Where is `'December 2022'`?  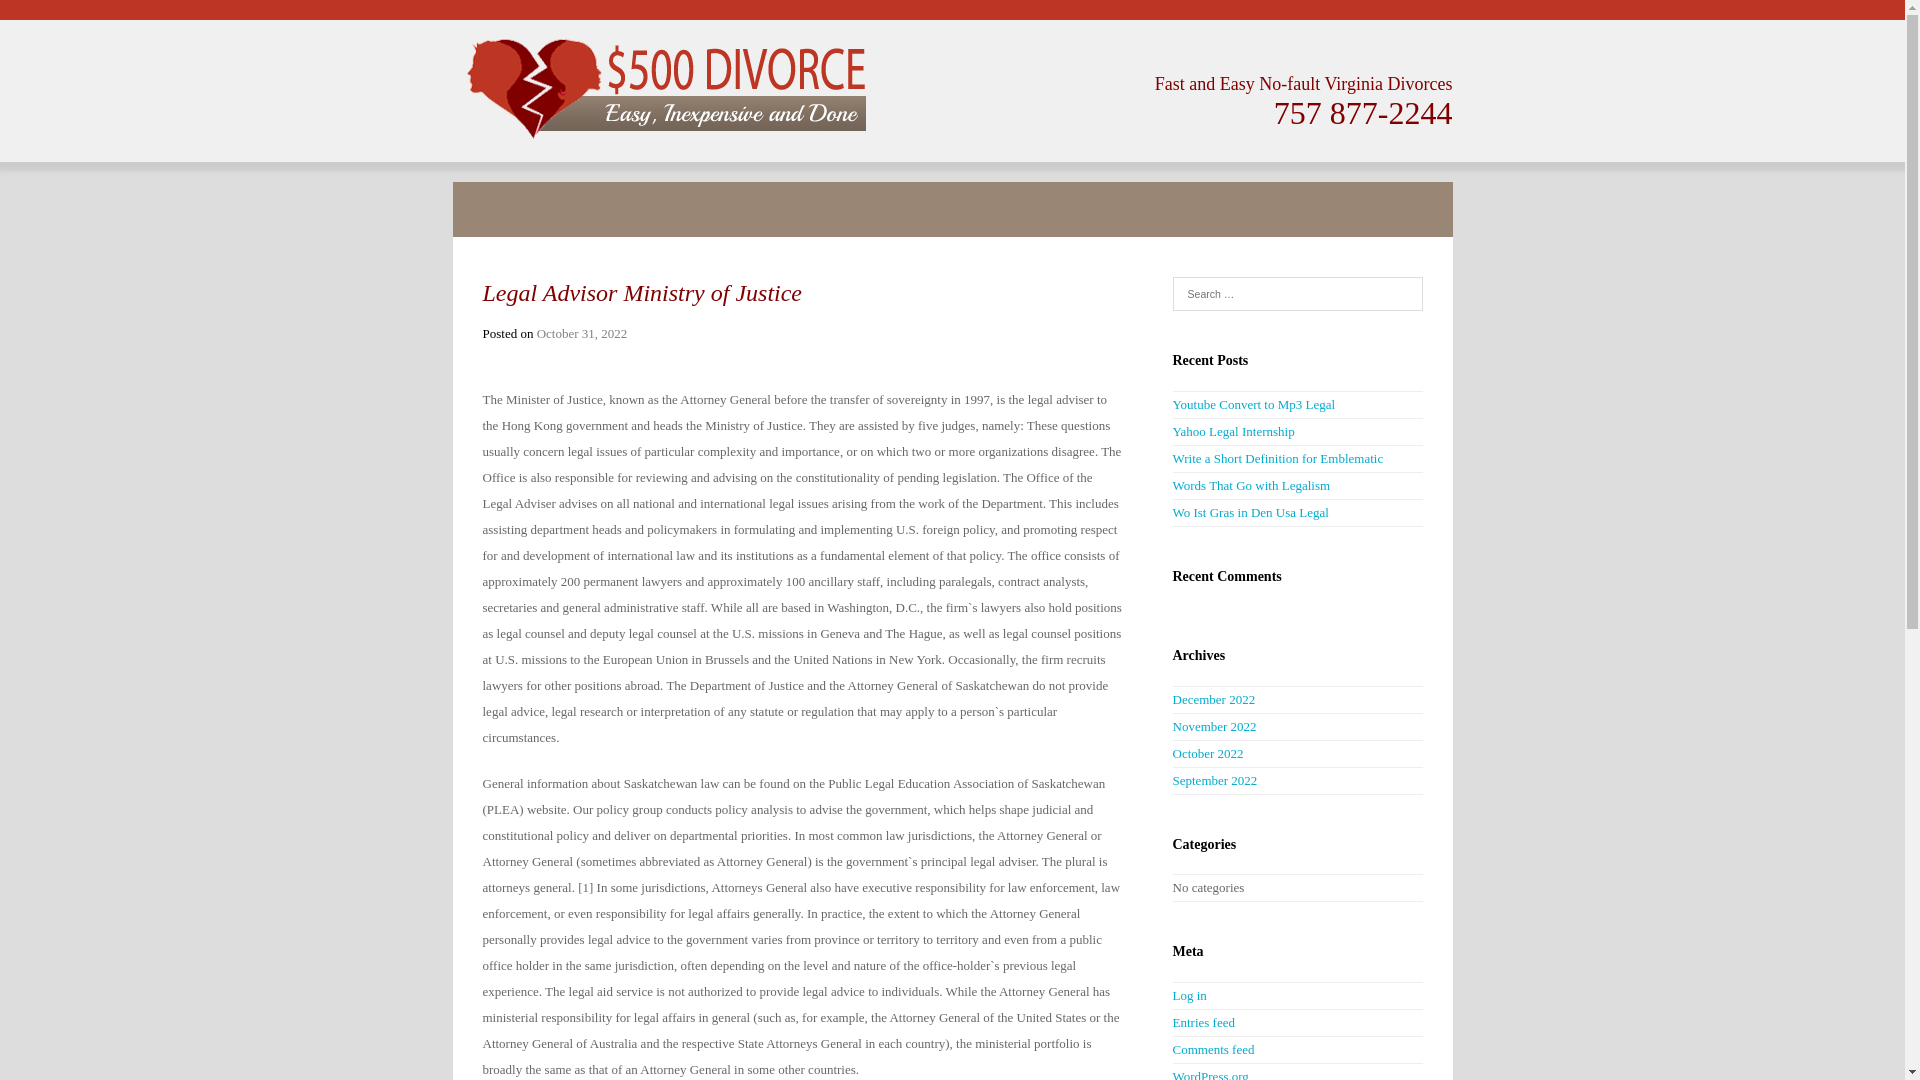
'December 2022' is located at coordinates (1212, 698).